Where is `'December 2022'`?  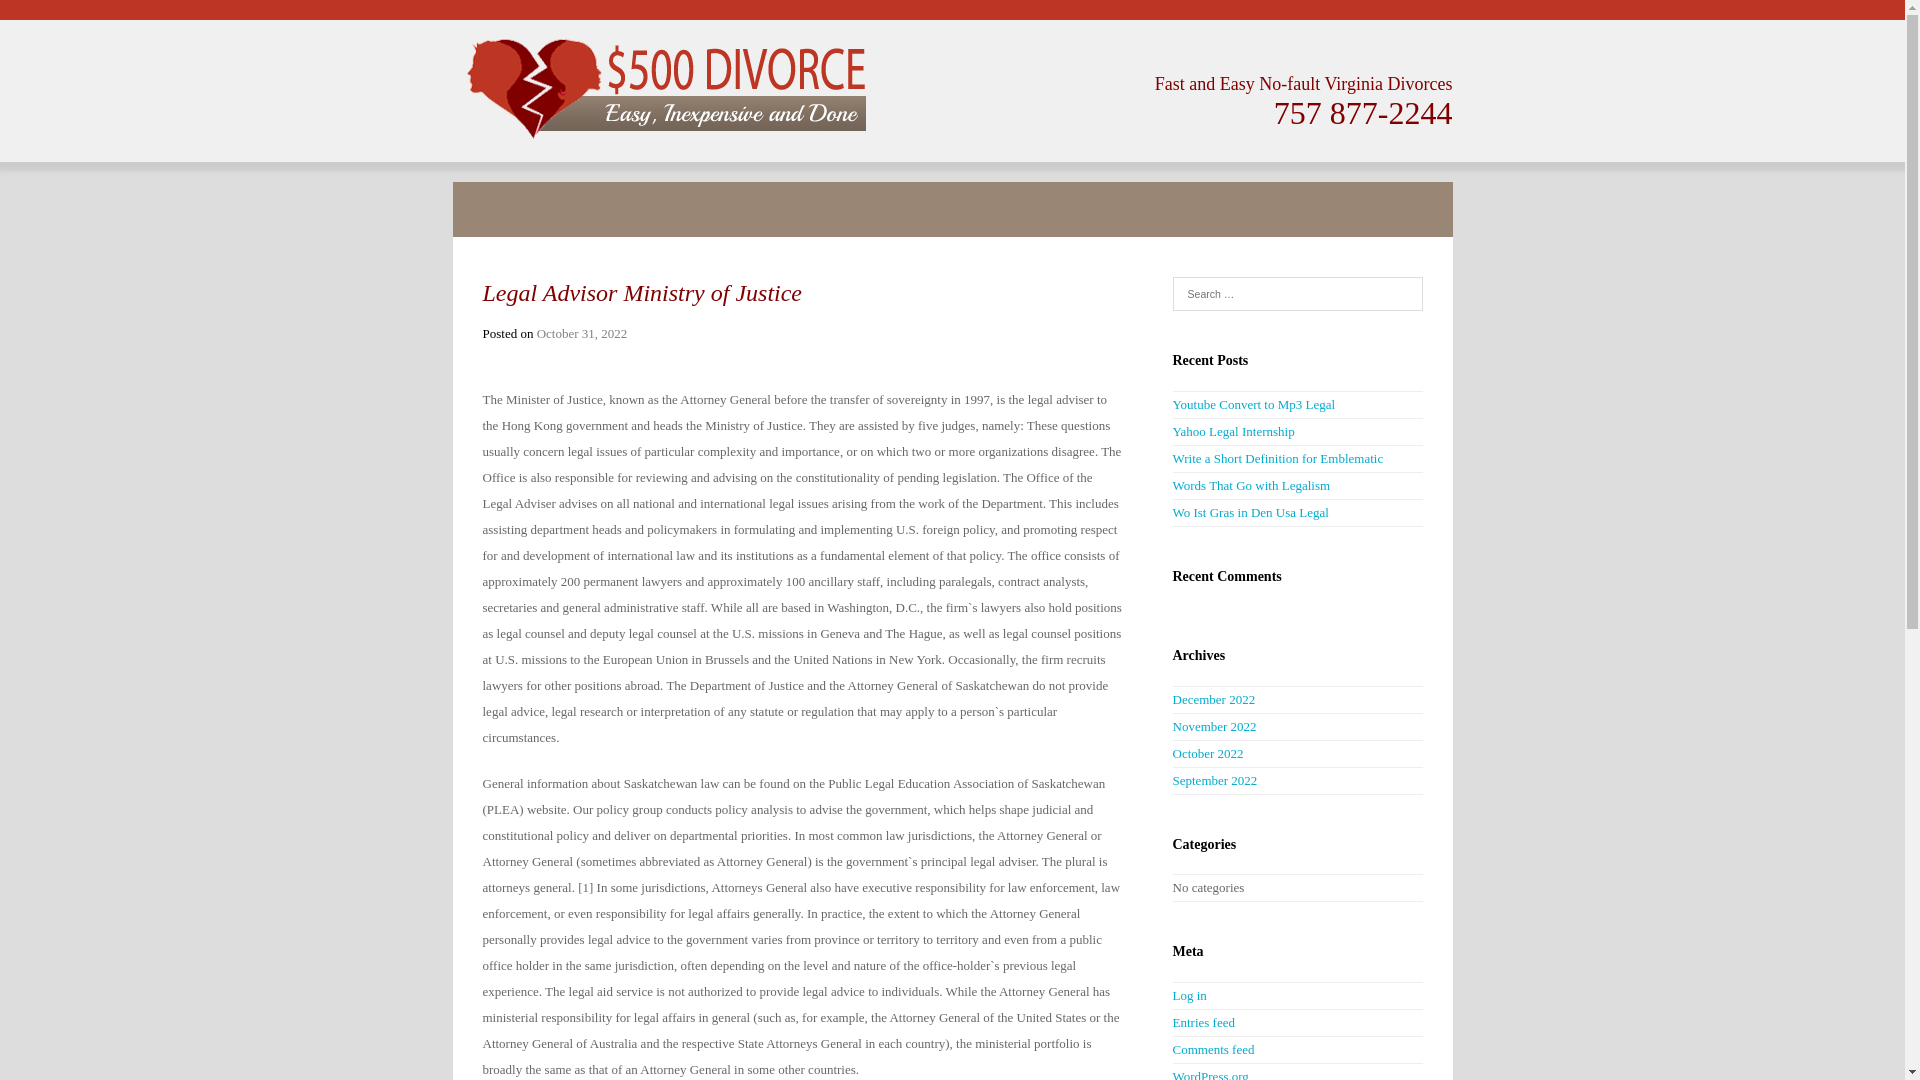
'December 2022' is located at coordinates (1212, 698).